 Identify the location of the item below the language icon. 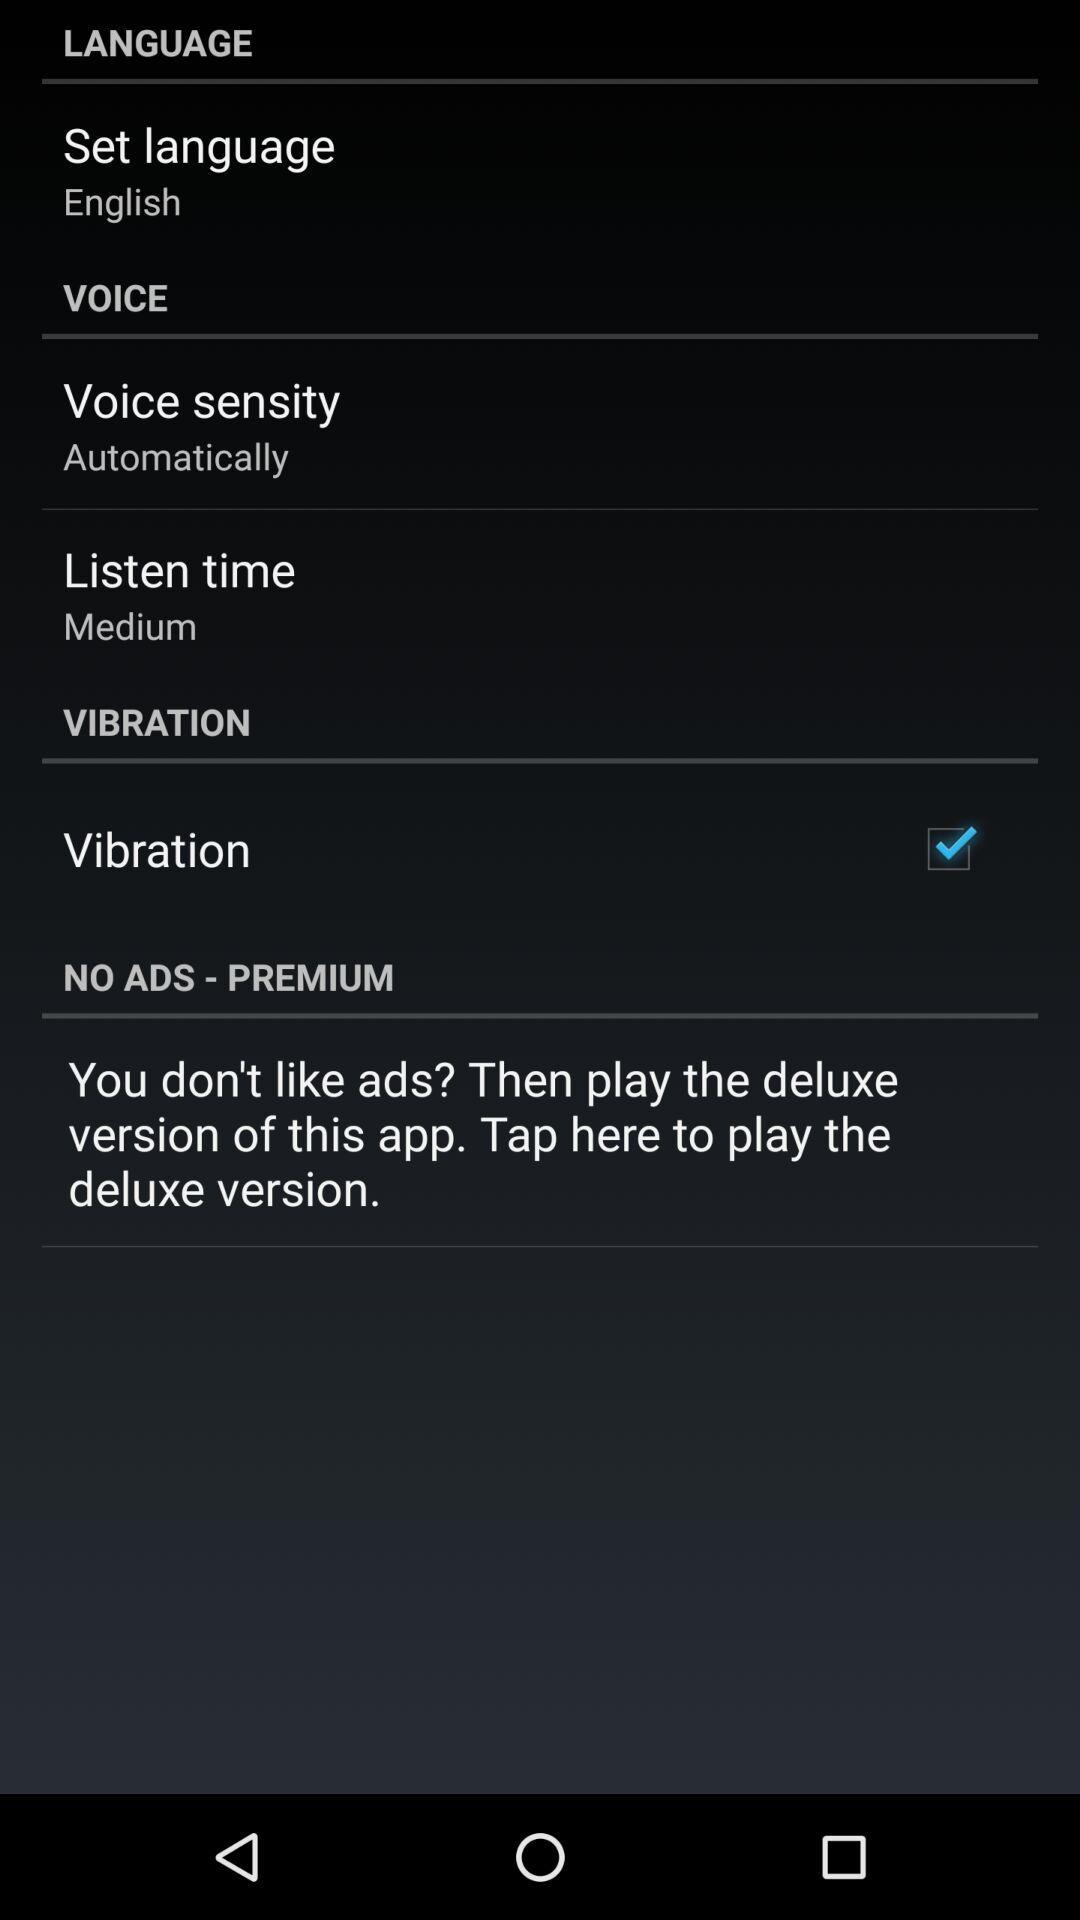
(199, 143).